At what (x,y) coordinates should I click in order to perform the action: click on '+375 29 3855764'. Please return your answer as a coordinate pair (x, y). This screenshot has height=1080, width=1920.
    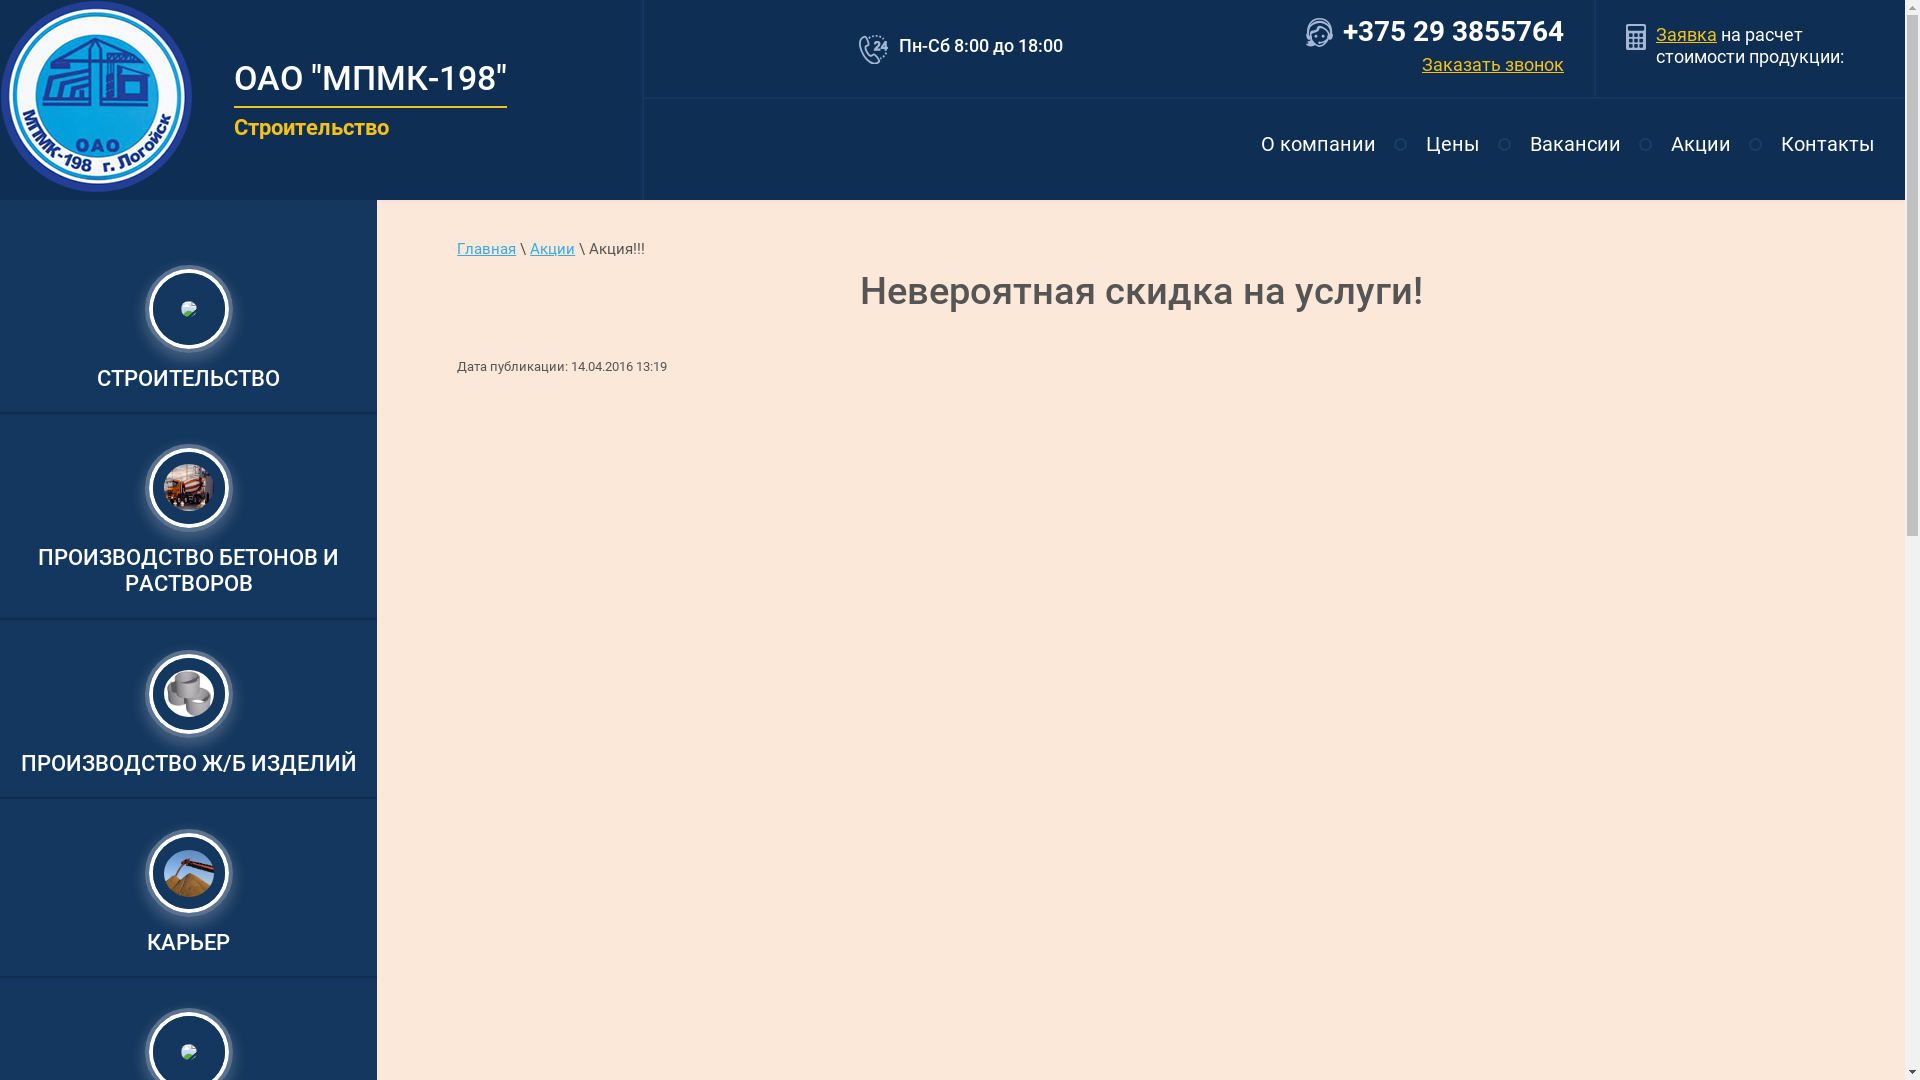
    Looking at the image, I should click on (1453, 31).